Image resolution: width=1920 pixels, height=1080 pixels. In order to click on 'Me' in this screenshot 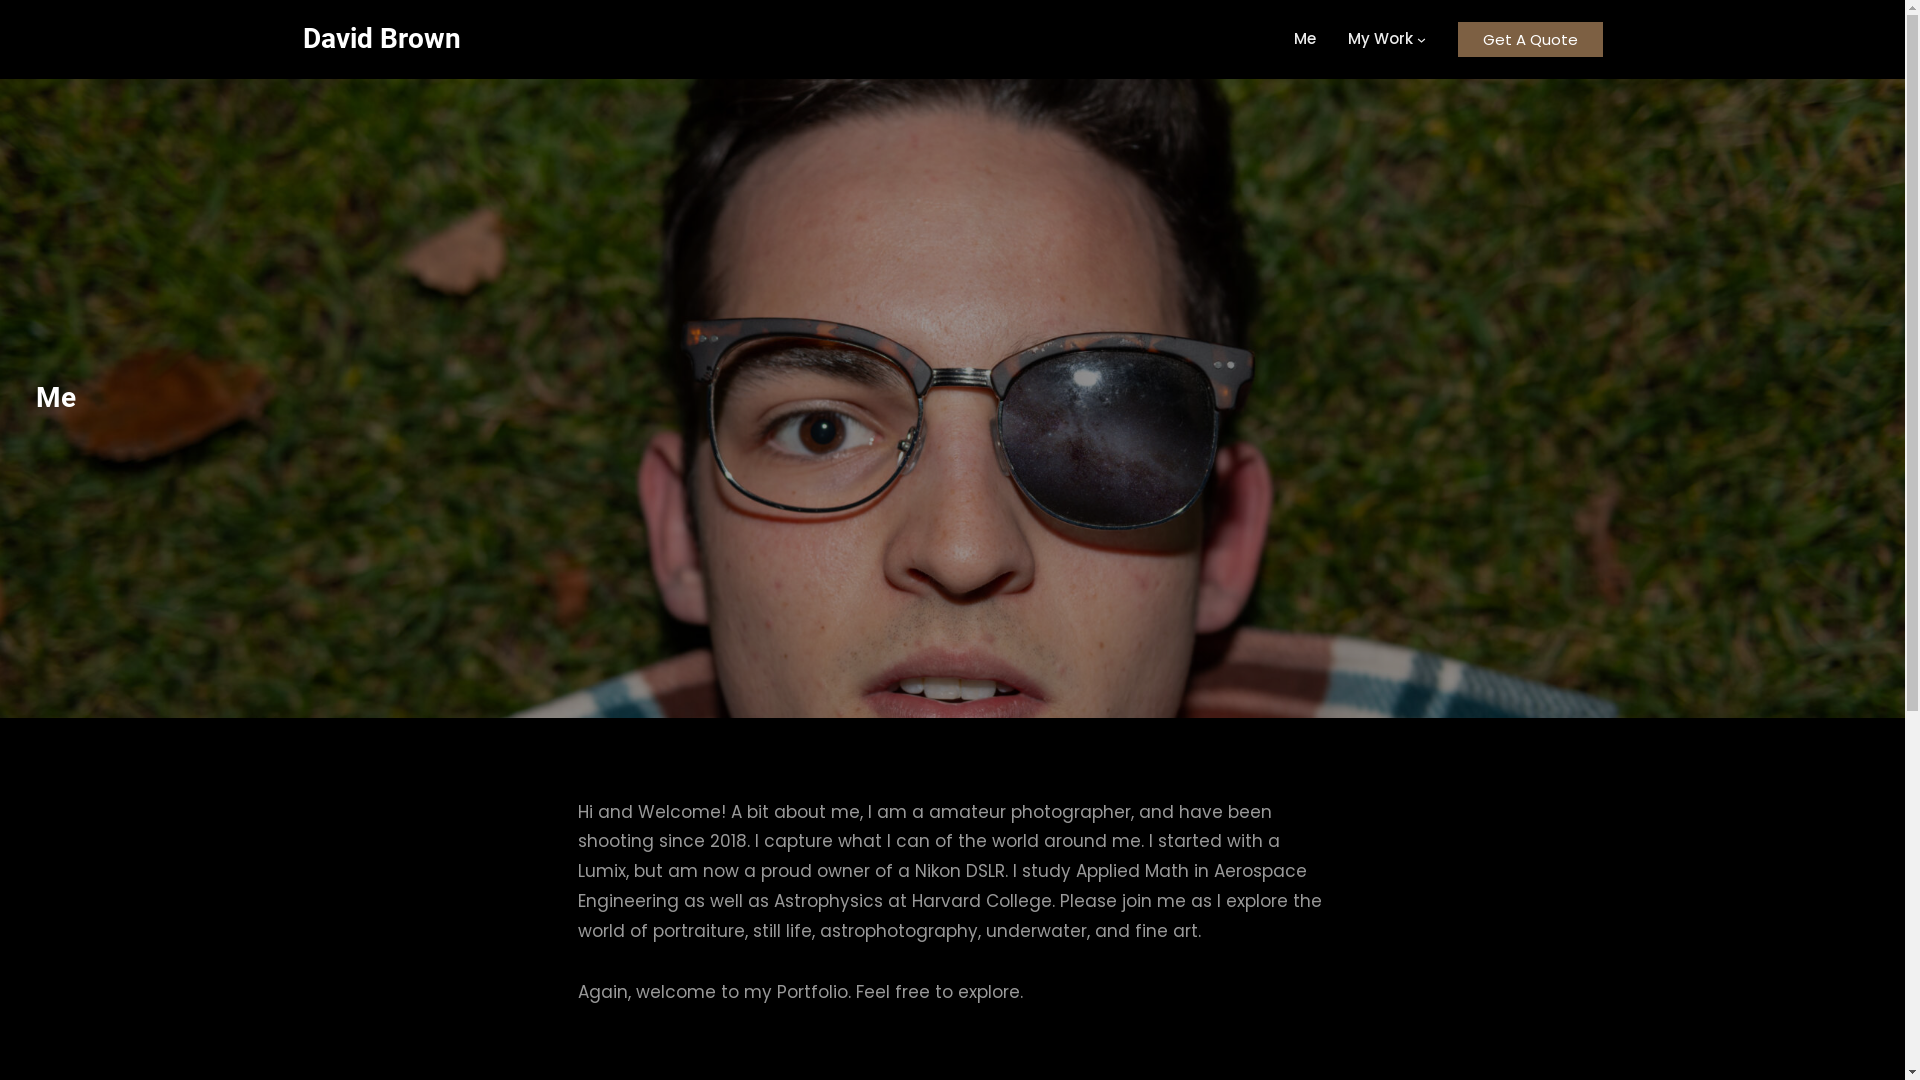, I will do `click(1305, 38)`.